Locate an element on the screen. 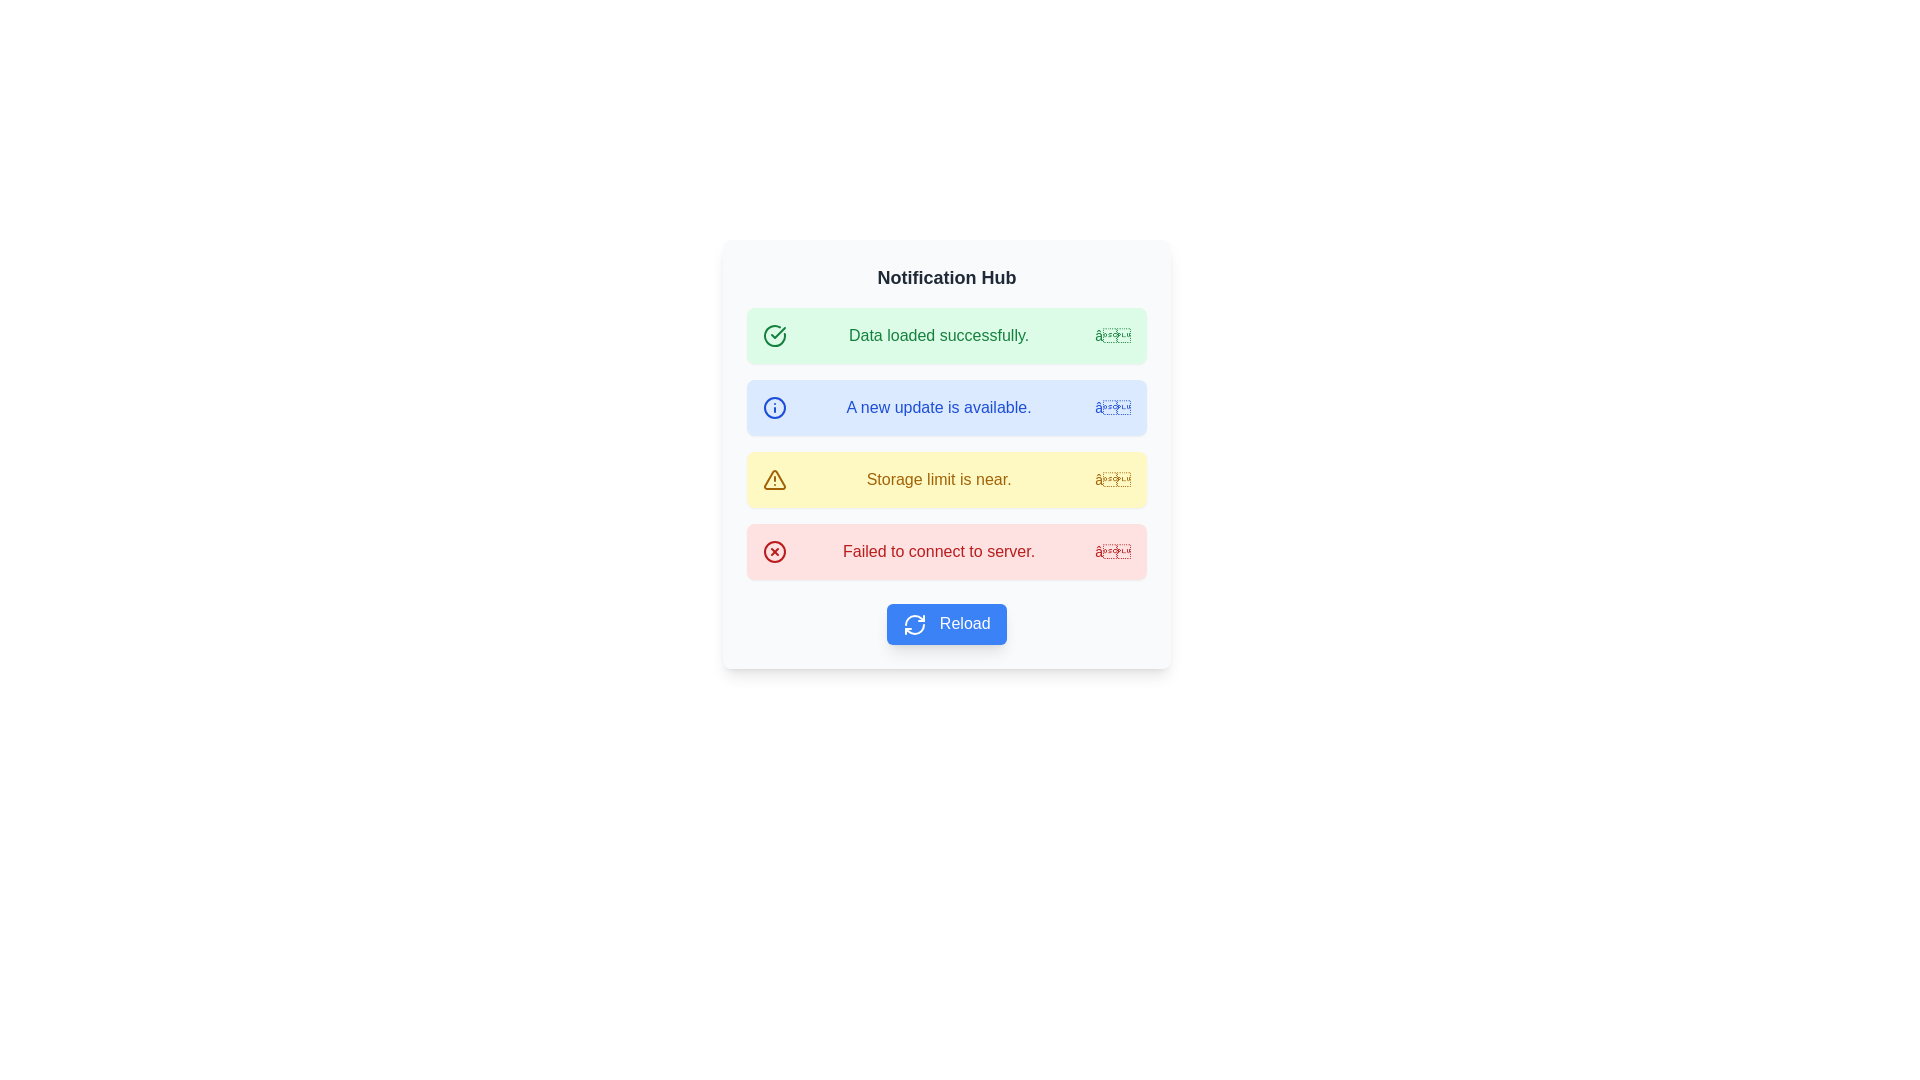 Image resolution: width=1920 pixels, height=1080 pixels. the dismiss button on the fourth Alert box in the Notification Hub is located at coordinates (945, 551).